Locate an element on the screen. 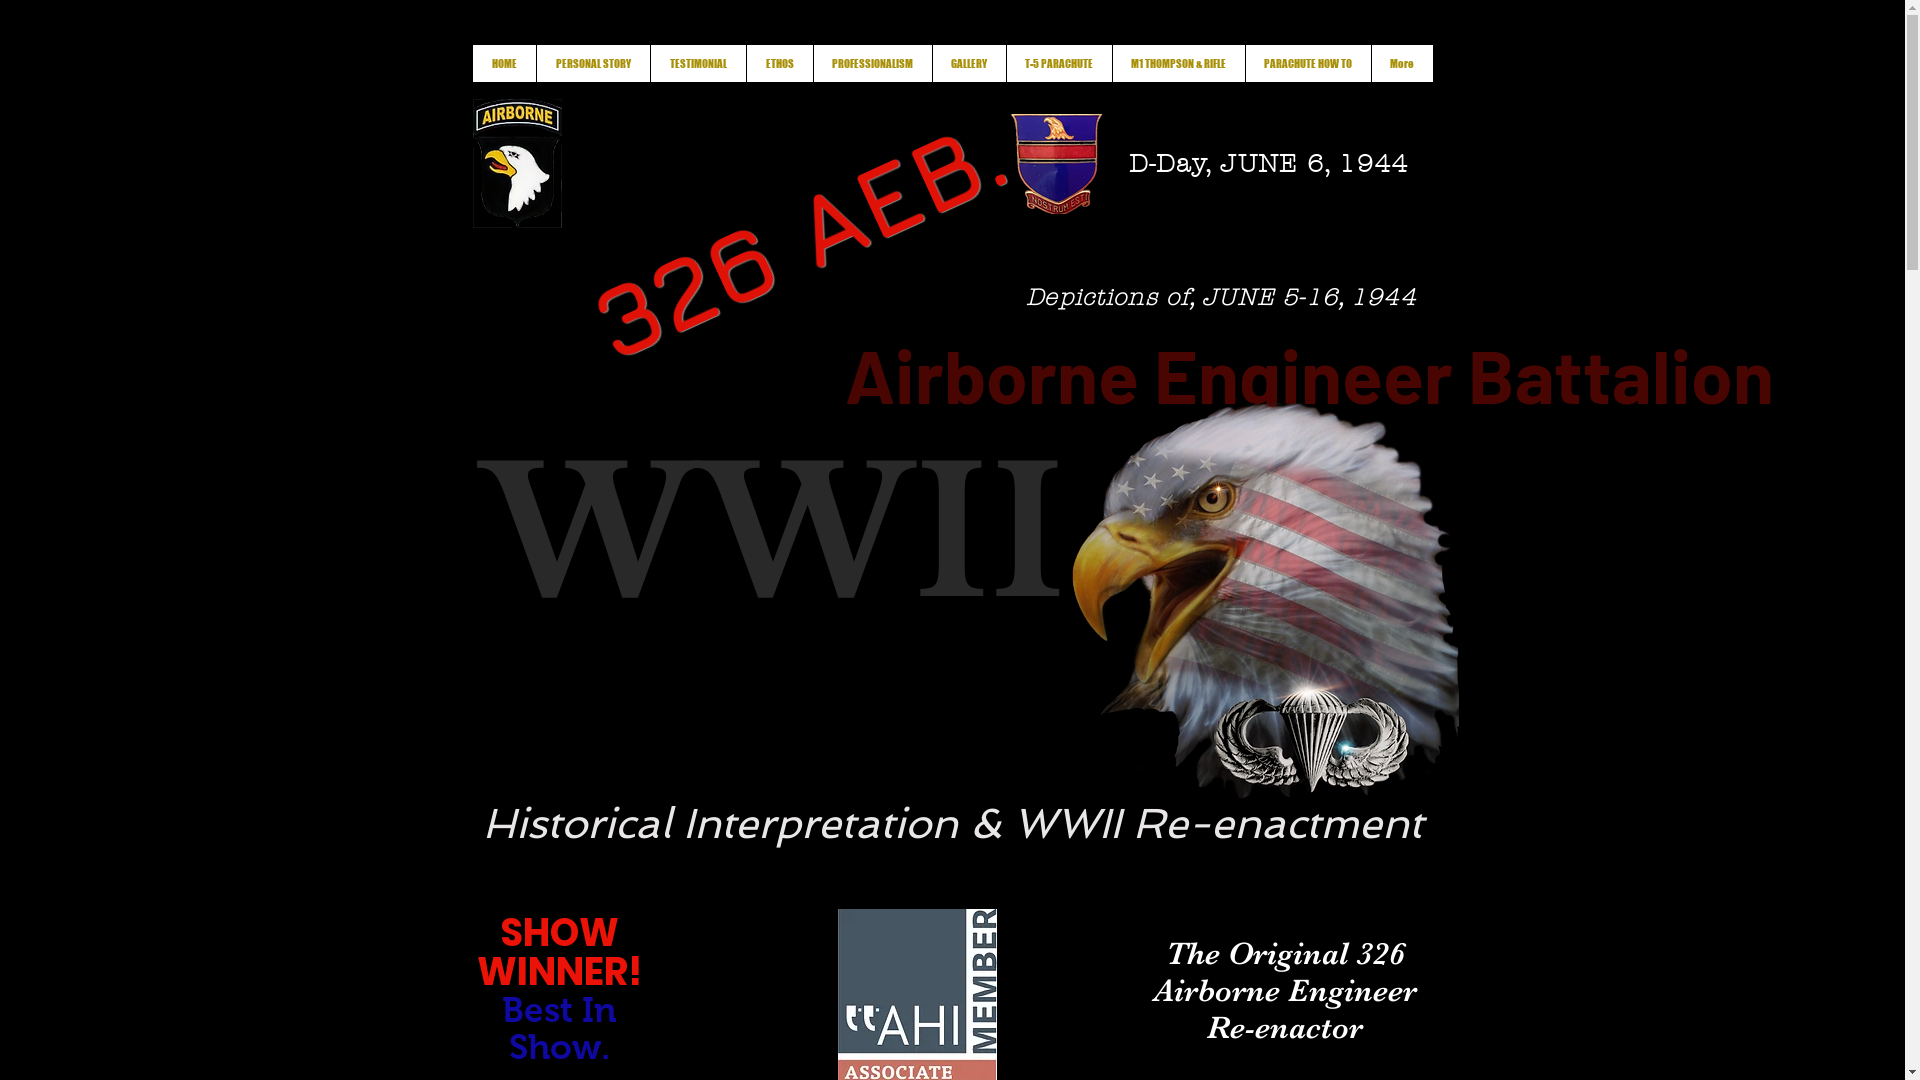  'PROFESSIONALISM' is located at coordinates (871, 62).